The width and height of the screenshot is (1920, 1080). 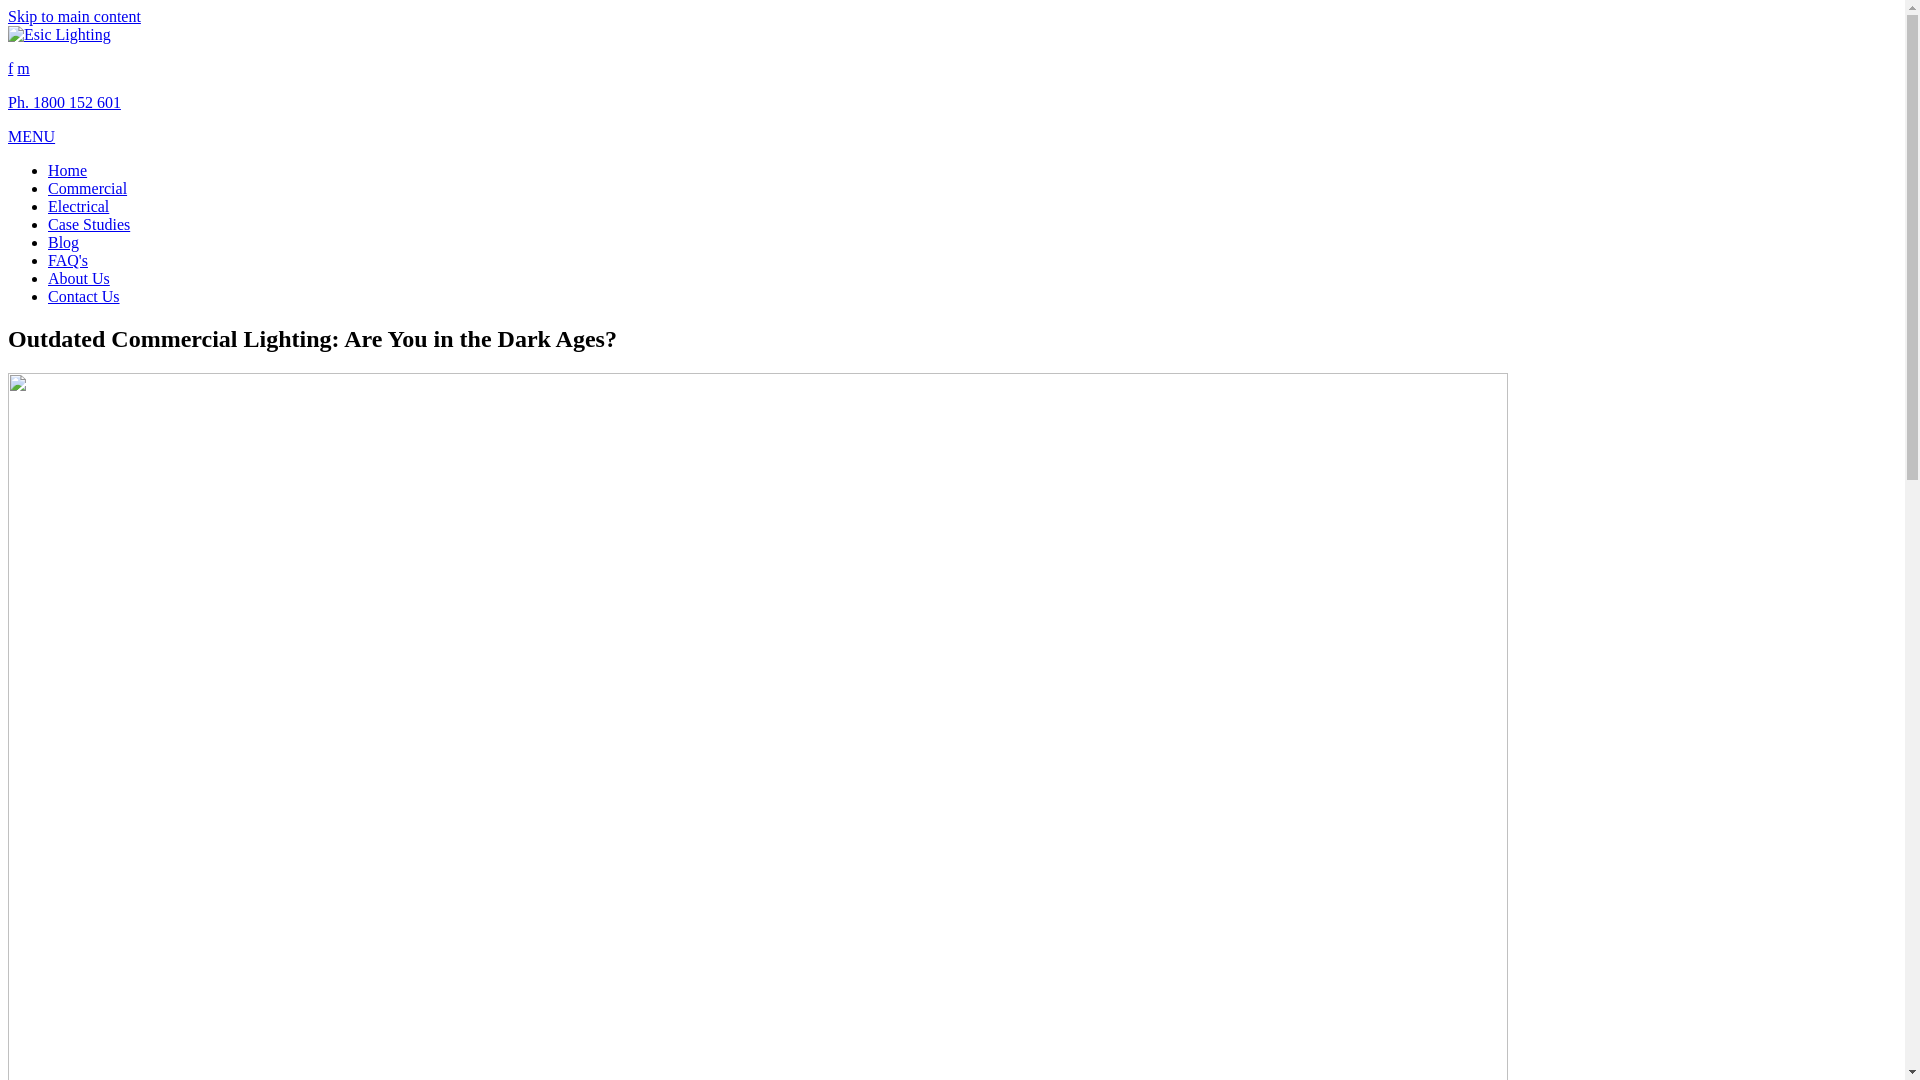 I want to click on 'Skip to main content', so click(x=74, y=16).